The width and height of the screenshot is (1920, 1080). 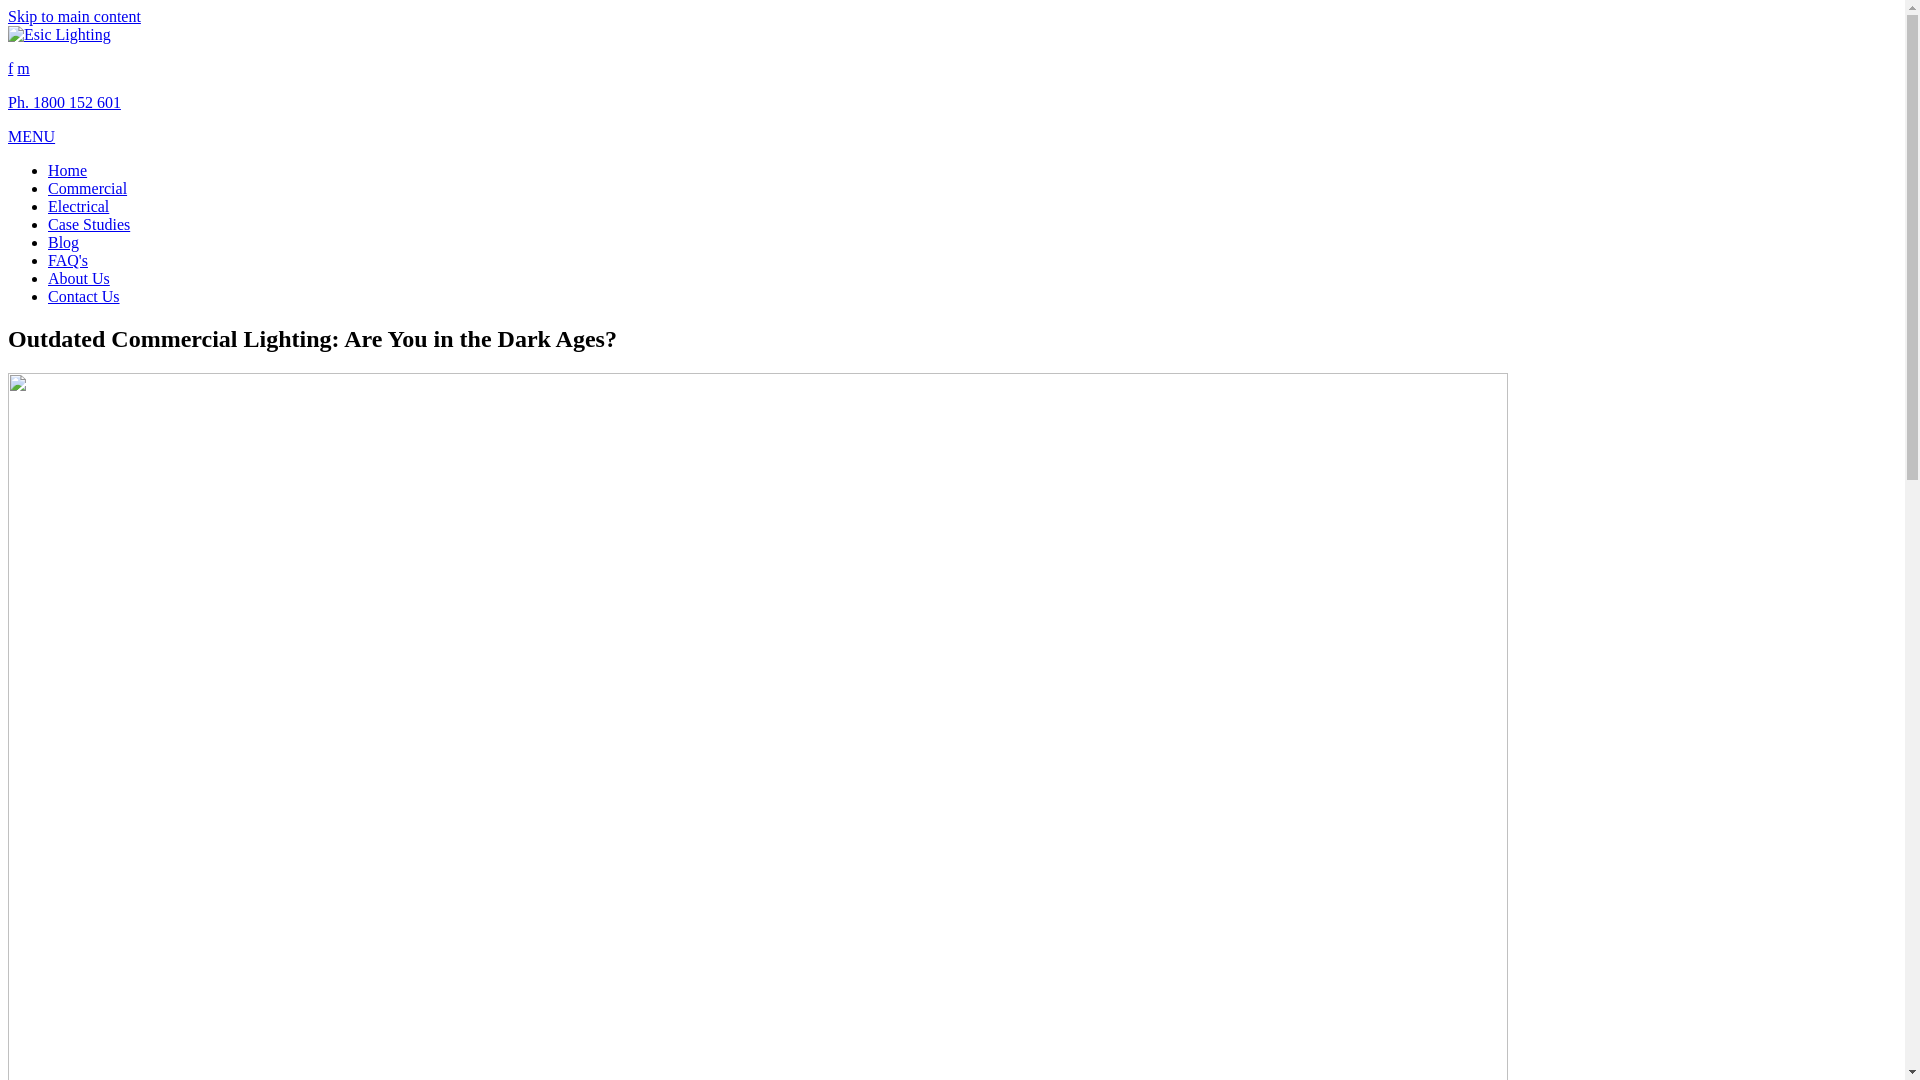 I want to click on 'Skip to main content', so click(x=74, y=16).